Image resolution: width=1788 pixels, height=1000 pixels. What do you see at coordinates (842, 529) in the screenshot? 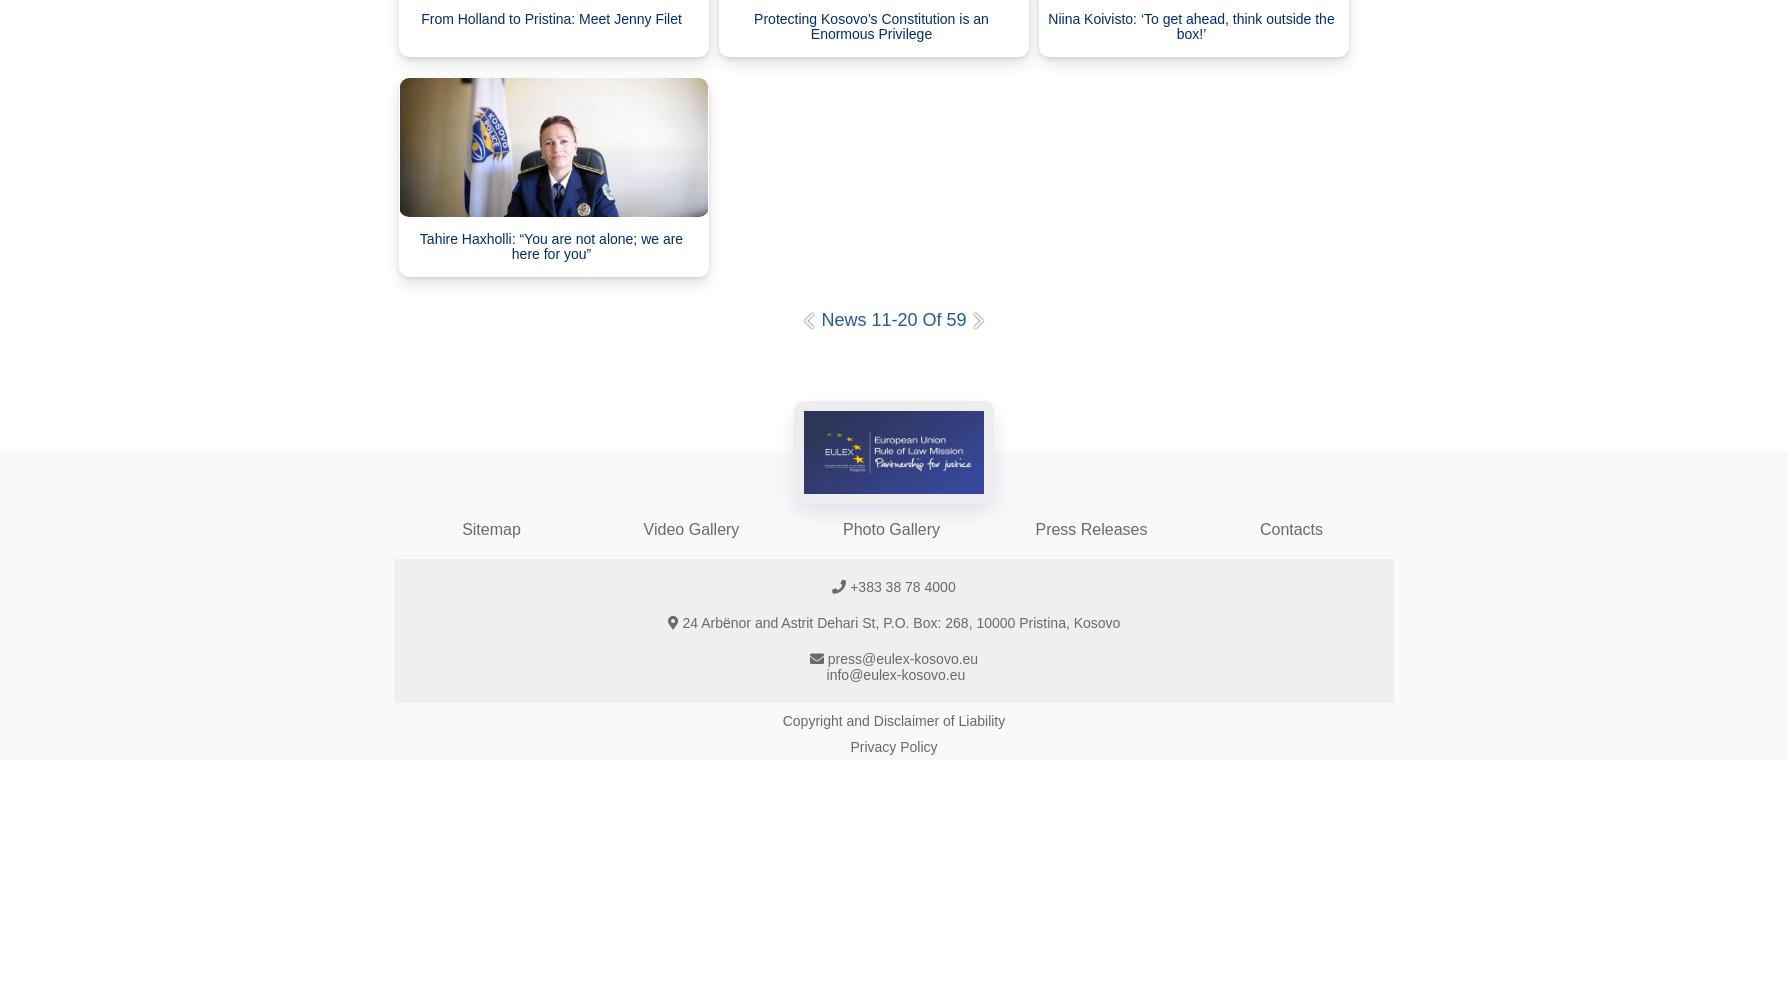
I see `'Photo Gallery'` at bounding box center [842, 529].